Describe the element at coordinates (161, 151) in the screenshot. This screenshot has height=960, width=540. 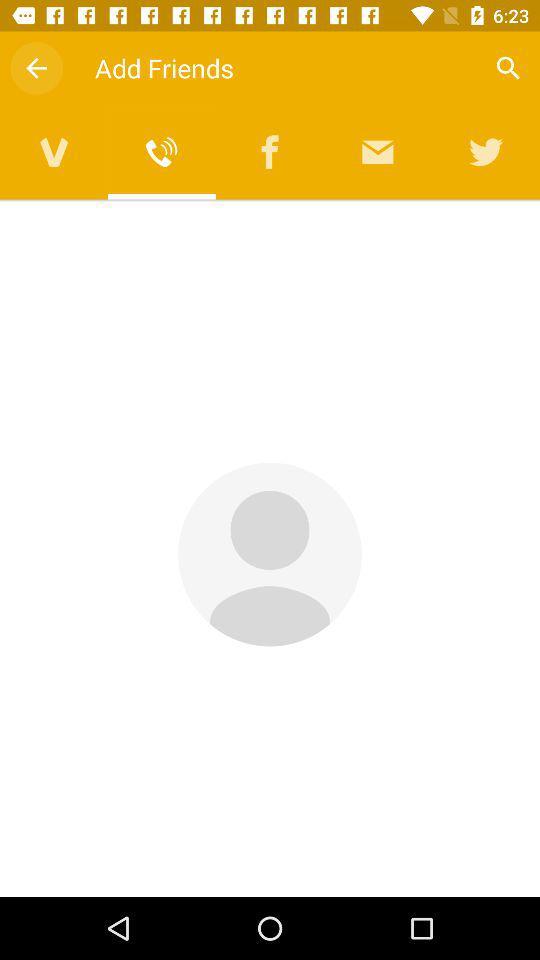
I see `the call icon` at that location.